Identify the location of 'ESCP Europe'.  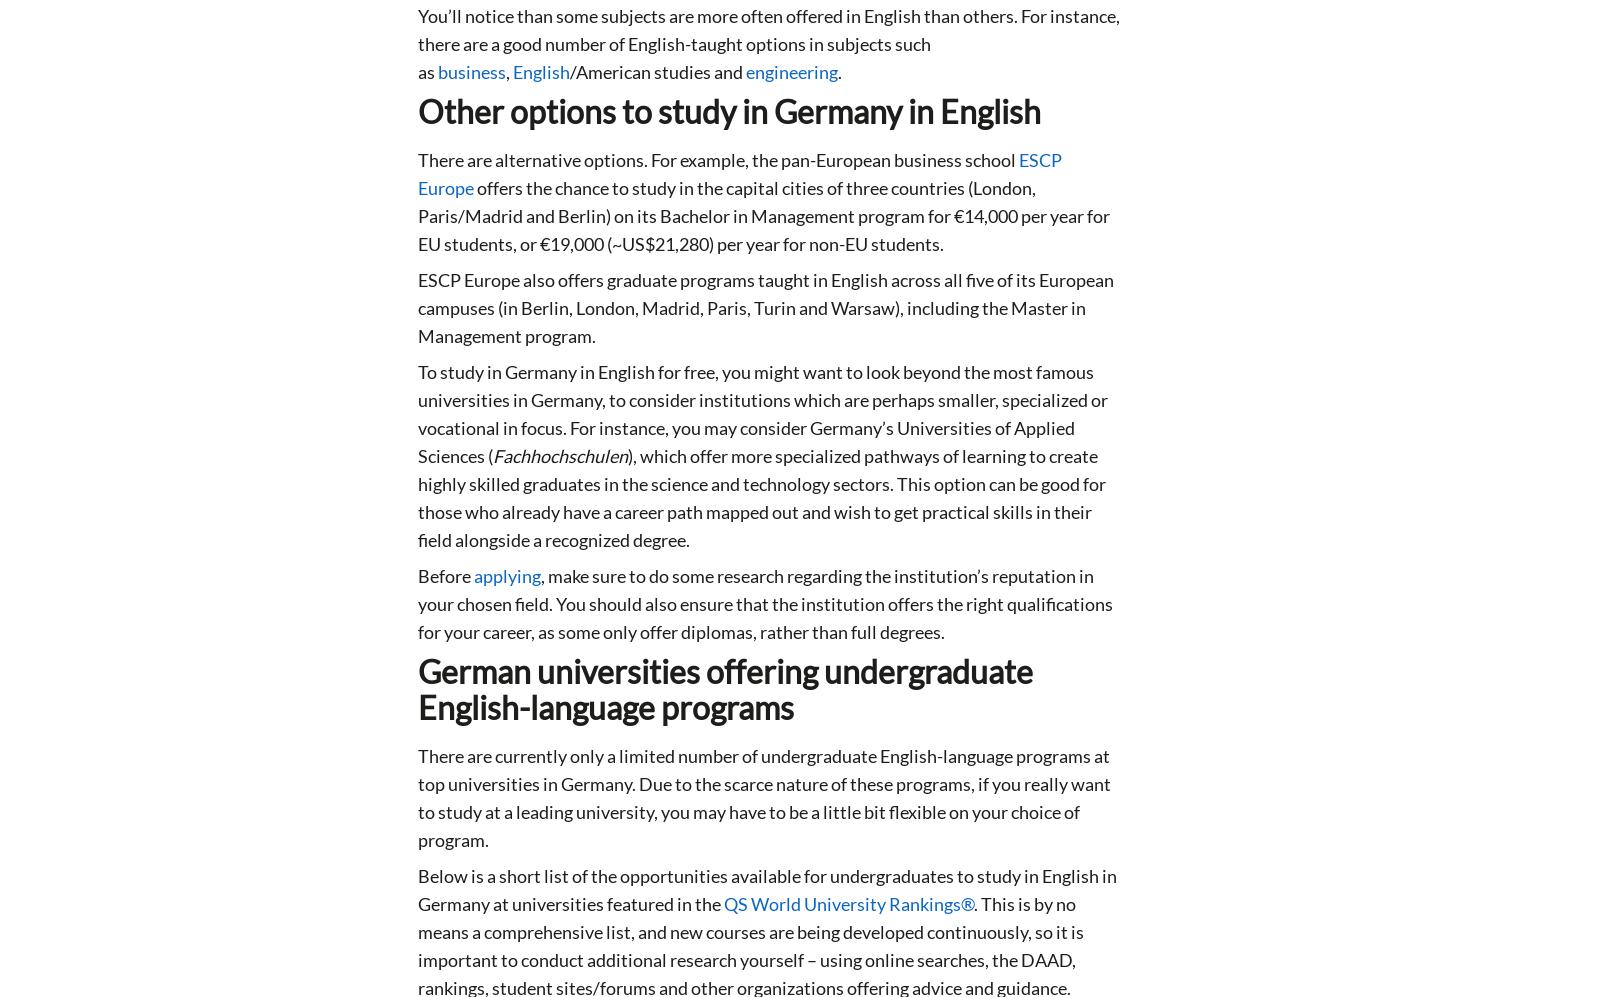
(740, 172).